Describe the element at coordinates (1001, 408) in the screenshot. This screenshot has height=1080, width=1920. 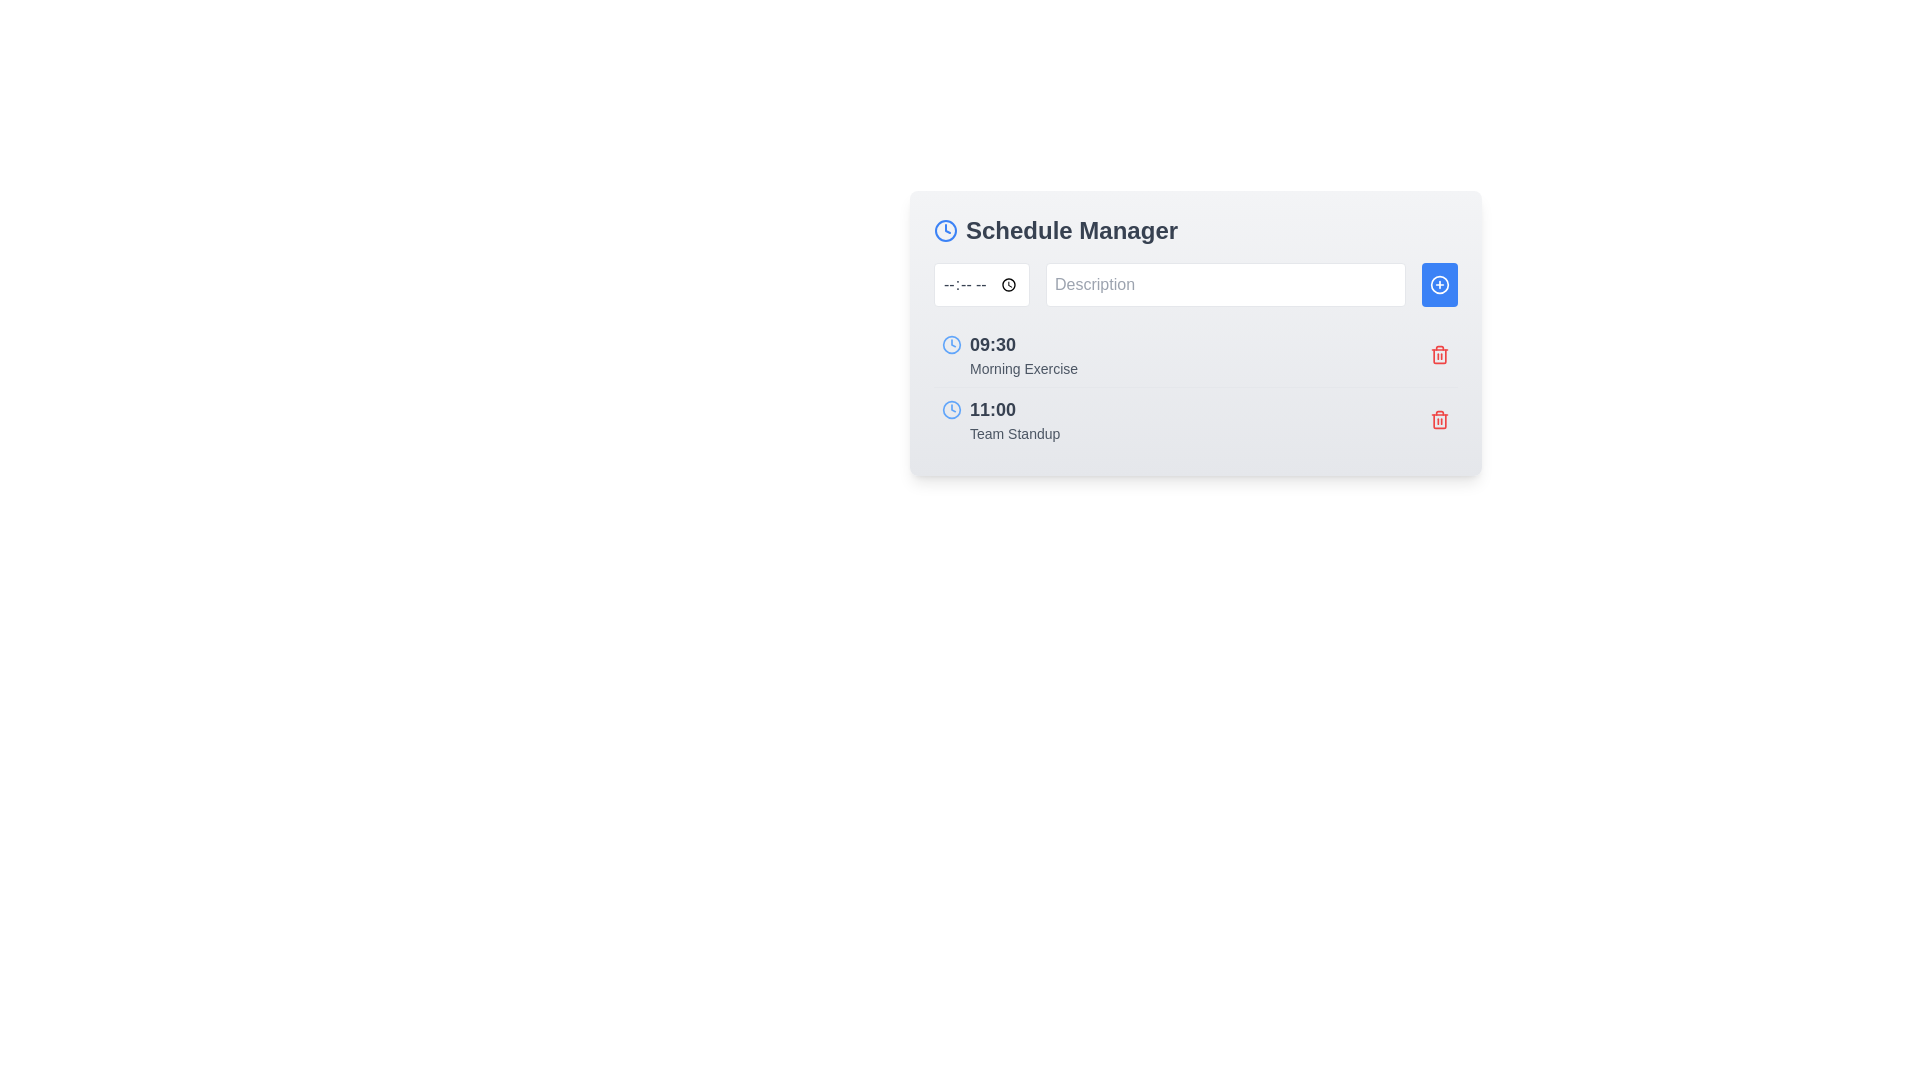
I see `the displayed time label '11:00' in the 'Team Standup' section, which is positioned to the right of a blue clock icon and above the description text` at that location.